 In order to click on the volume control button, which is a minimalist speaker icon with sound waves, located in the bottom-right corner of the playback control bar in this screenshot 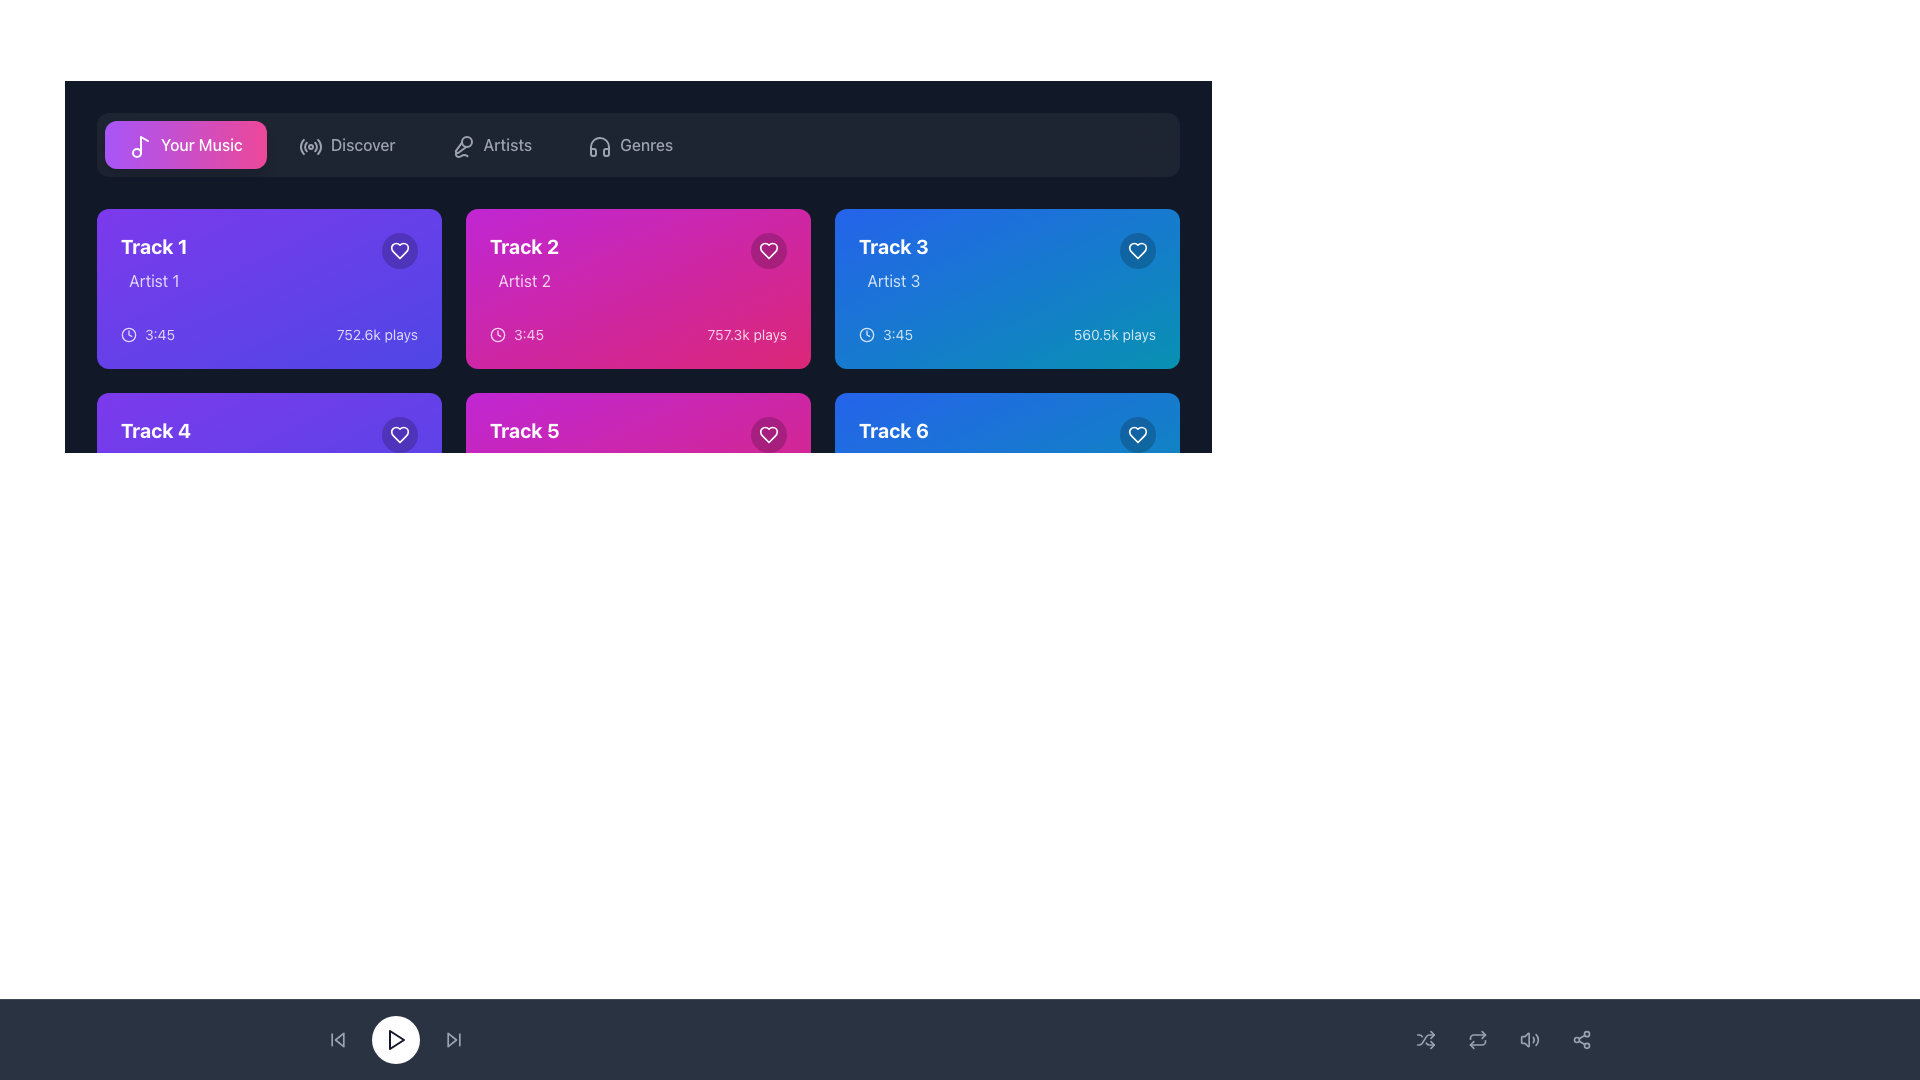, I will do `click(1529, 1039)`.